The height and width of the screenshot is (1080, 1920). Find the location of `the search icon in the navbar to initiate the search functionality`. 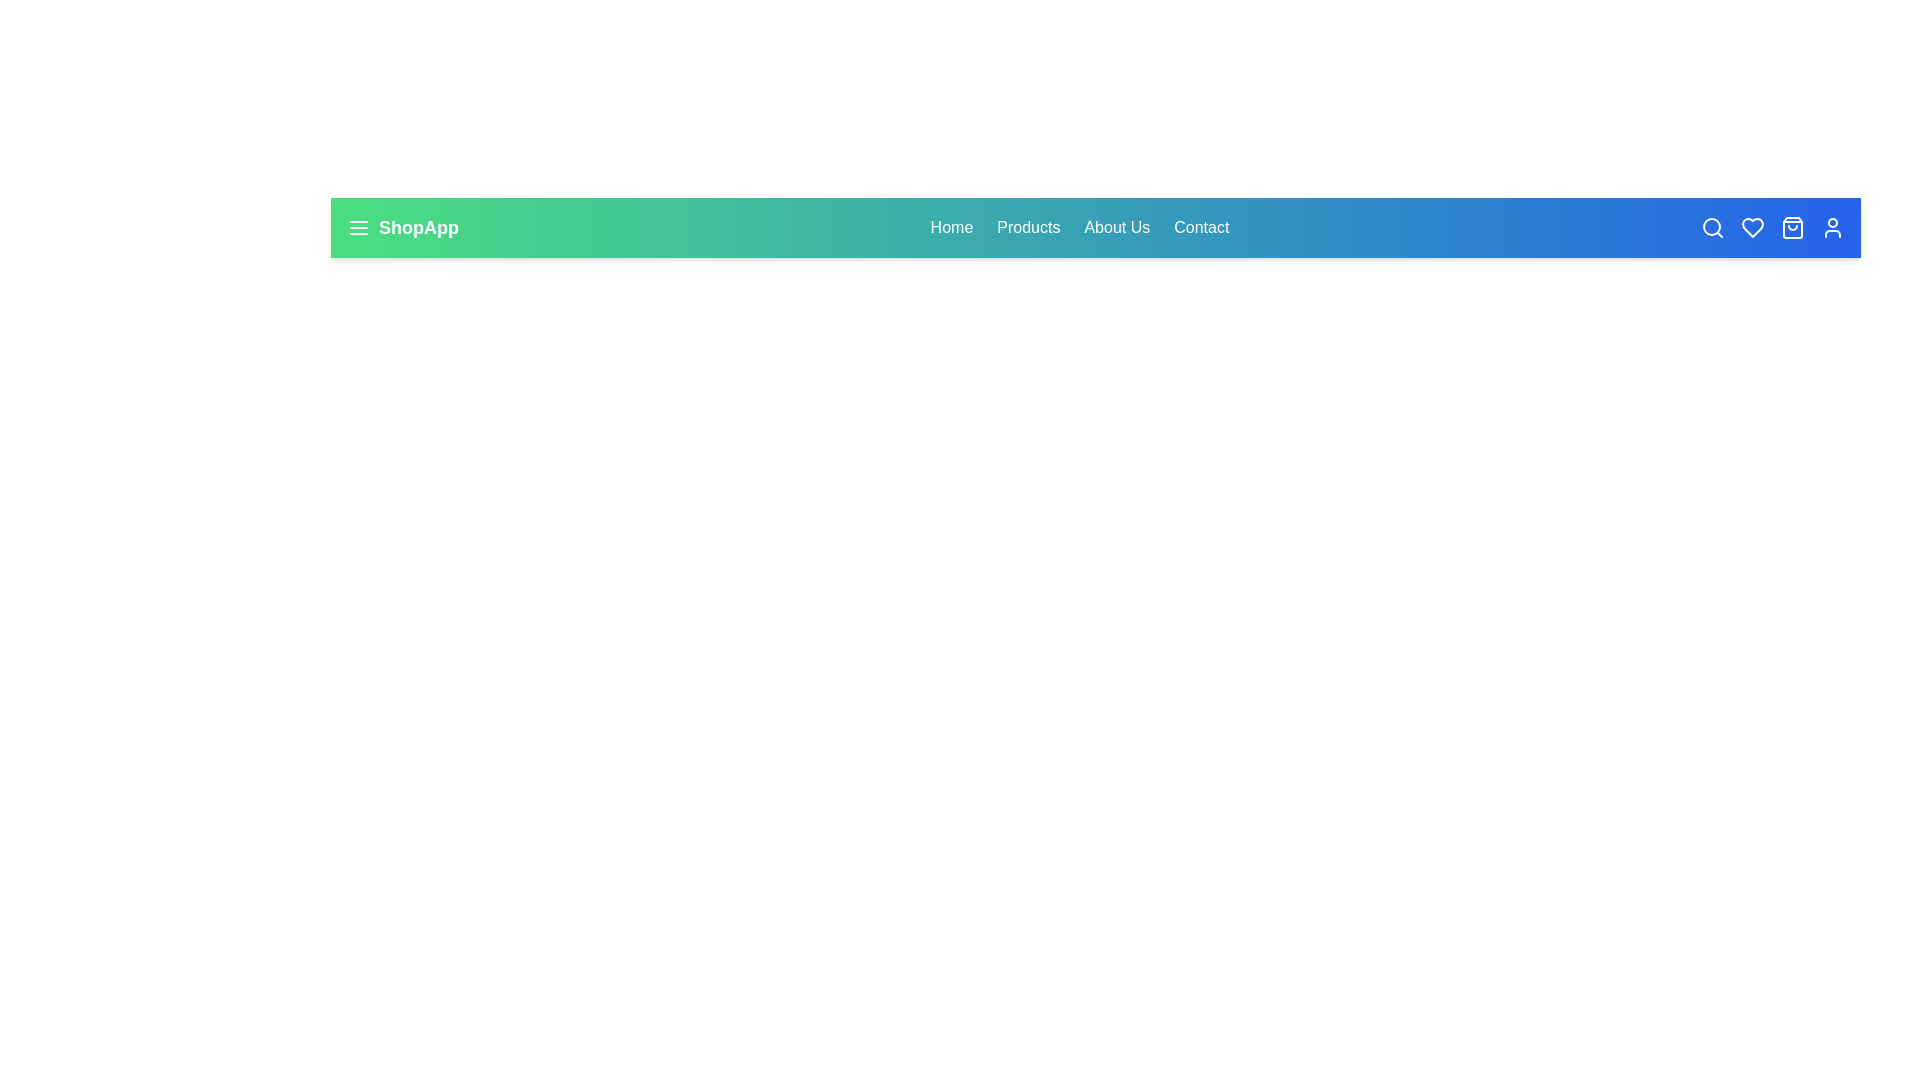

the search icon in the navbar to initiate the search functionality is located at coordinates (1712, 226).